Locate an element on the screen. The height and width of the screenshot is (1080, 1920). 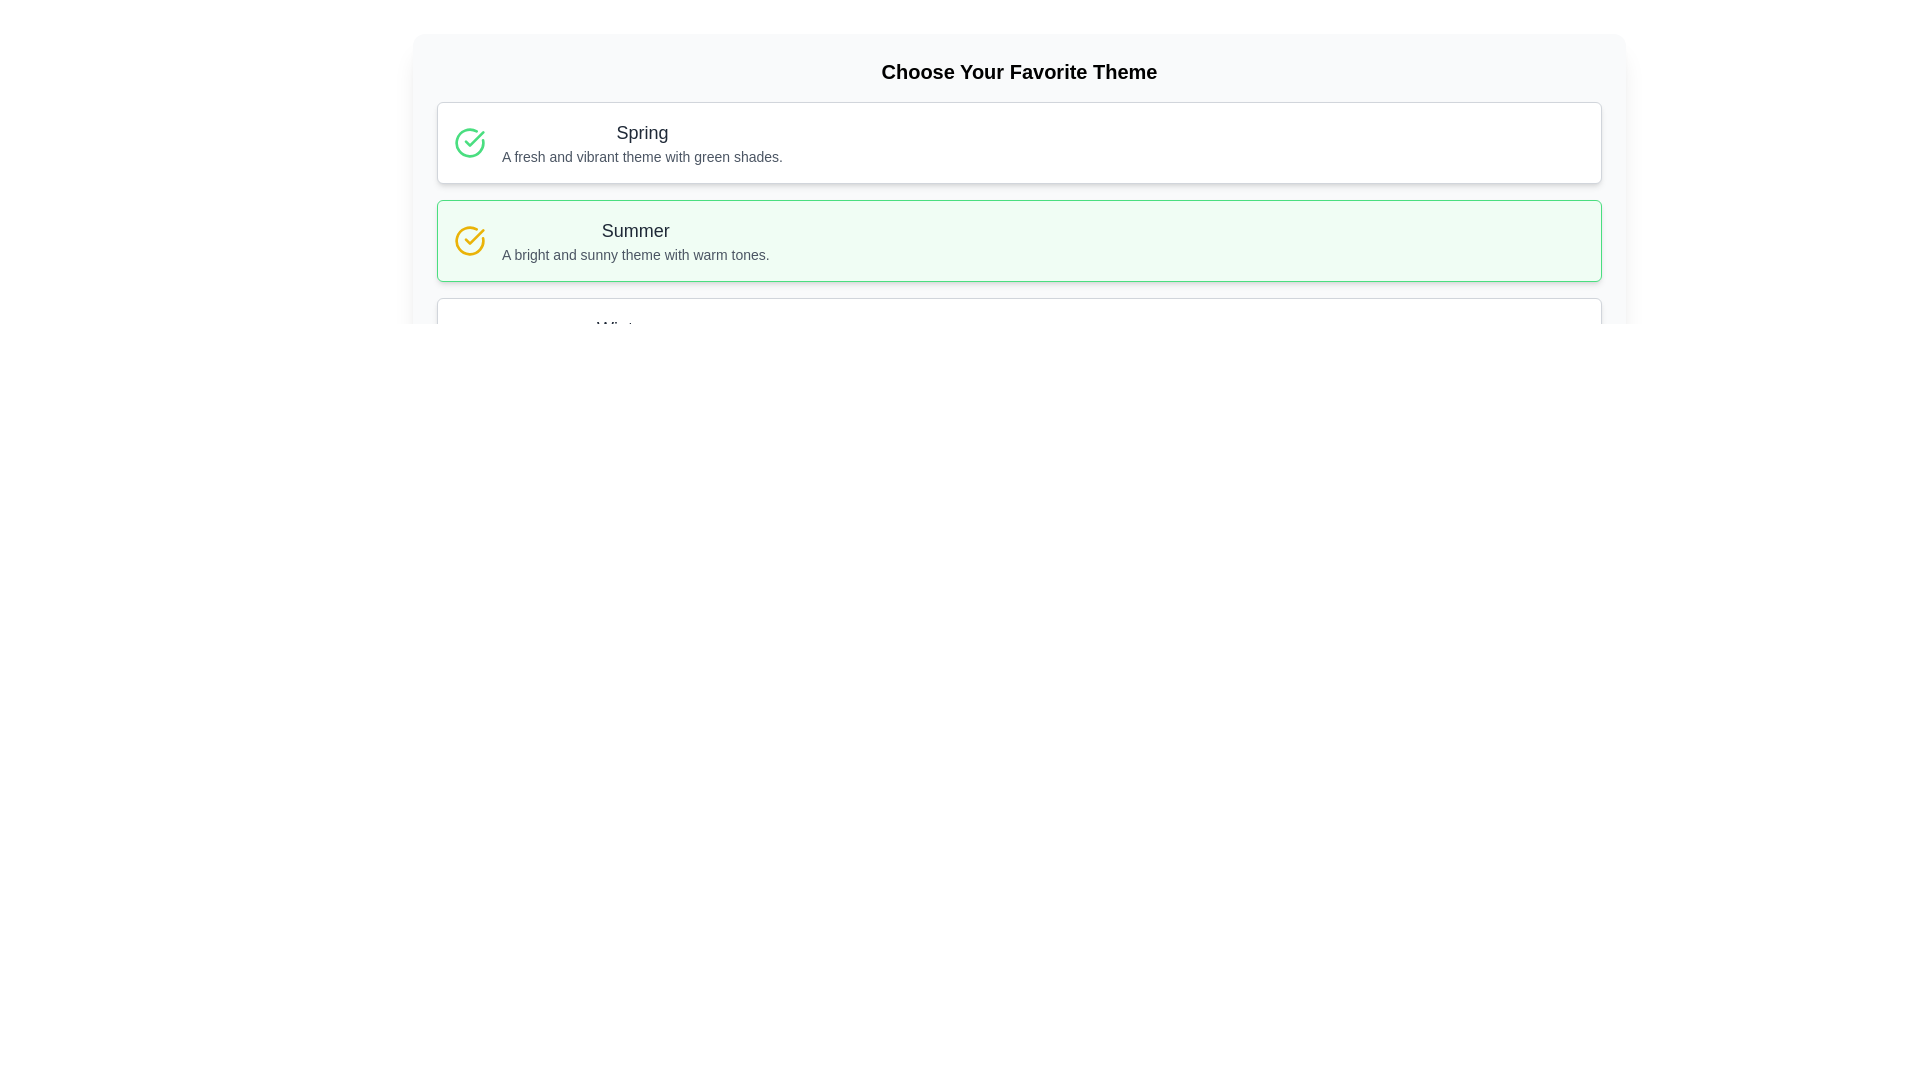
the text block that describes the 'Summer' theme, which is centered horizontally within a rectangular card located in the second slot of a vertically stacked list is located at coordinates (634, 239).